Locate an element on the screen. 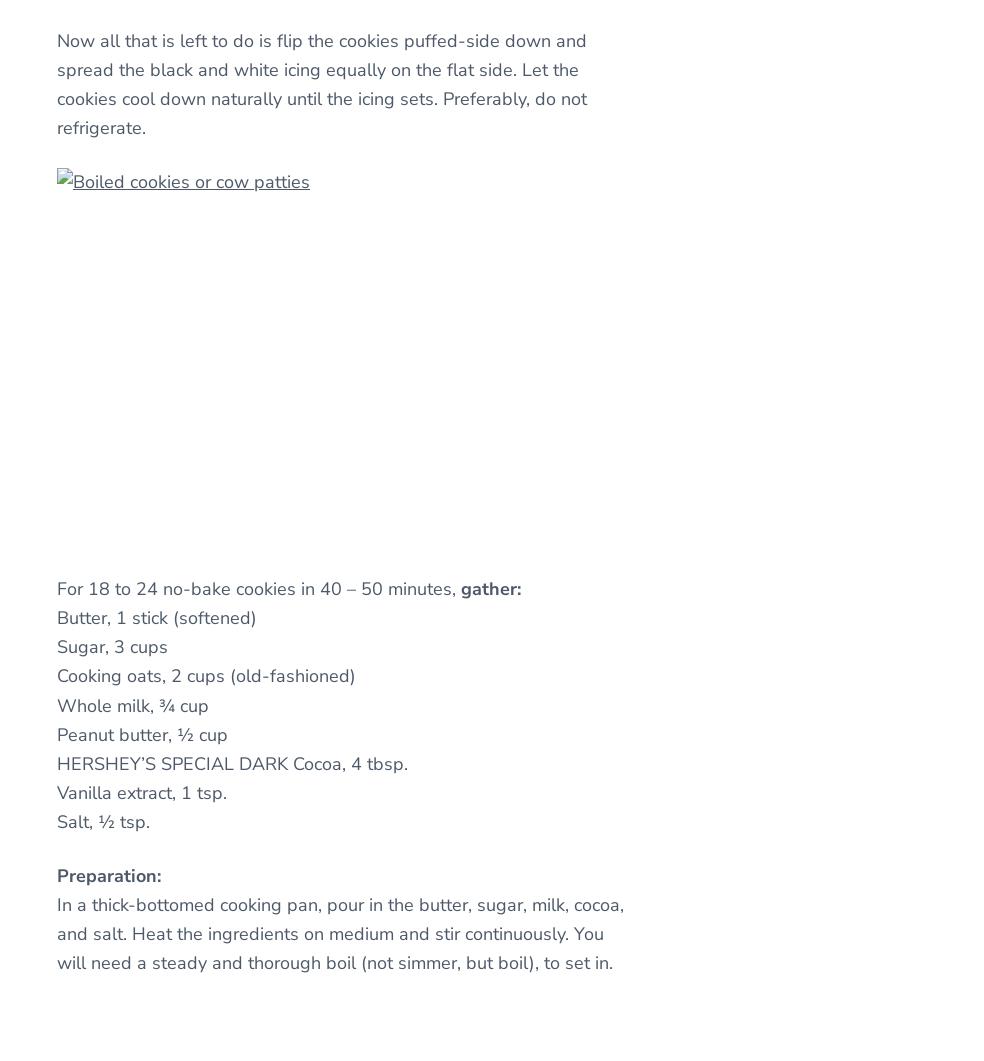 The width and height of the screenshot is (984, 1061). 'In a thick-bottomed cooking pan, pour in the butter, sugar, milk, cocoa, and salt. Heat the ingredients on medium and stir continuously. You will need a steady and thorough boil (not simmer, but boil), to set in.' is located at coordinates (339, 932).